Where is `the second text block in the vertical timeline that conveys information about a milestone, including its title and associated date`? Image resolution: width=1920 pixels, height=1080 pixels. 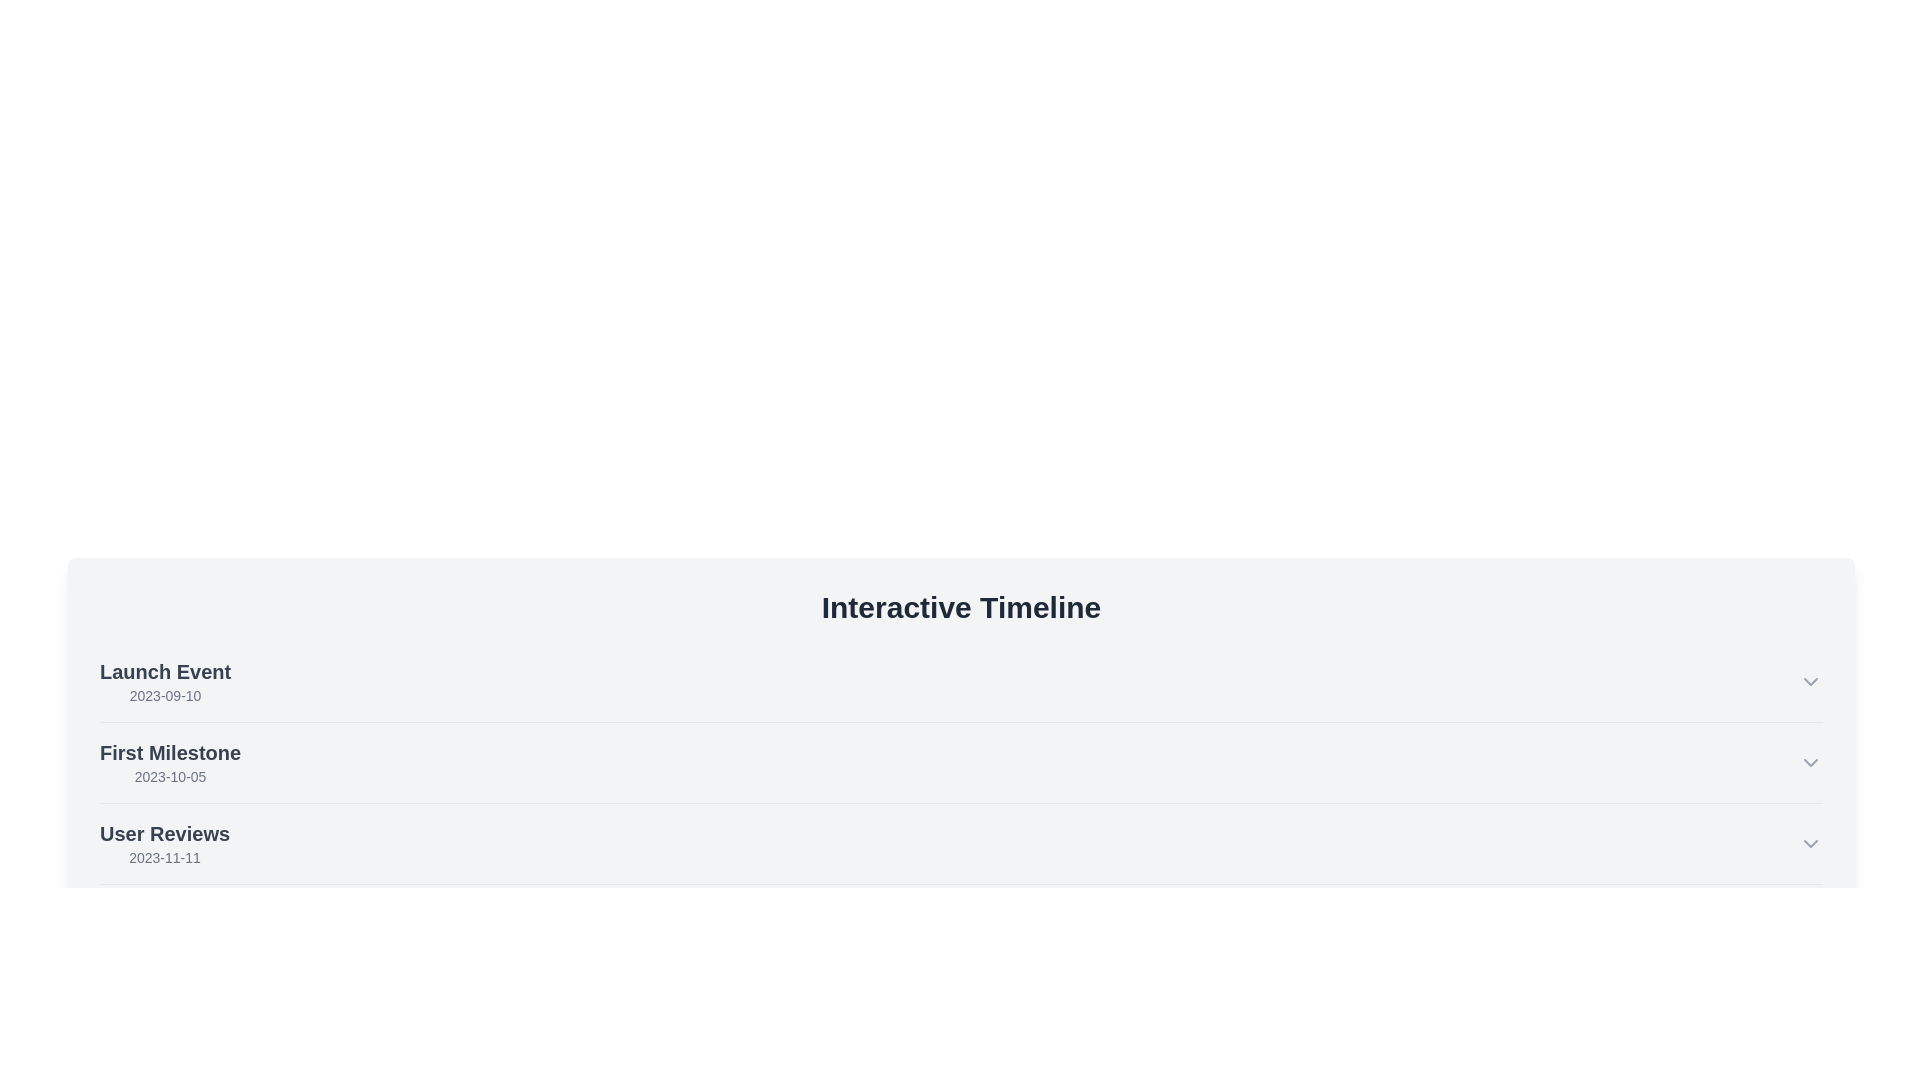 the second text block in the vertical timeline that conveys information about a milestone, including its title and associated date is located at coordinates (170, 763).